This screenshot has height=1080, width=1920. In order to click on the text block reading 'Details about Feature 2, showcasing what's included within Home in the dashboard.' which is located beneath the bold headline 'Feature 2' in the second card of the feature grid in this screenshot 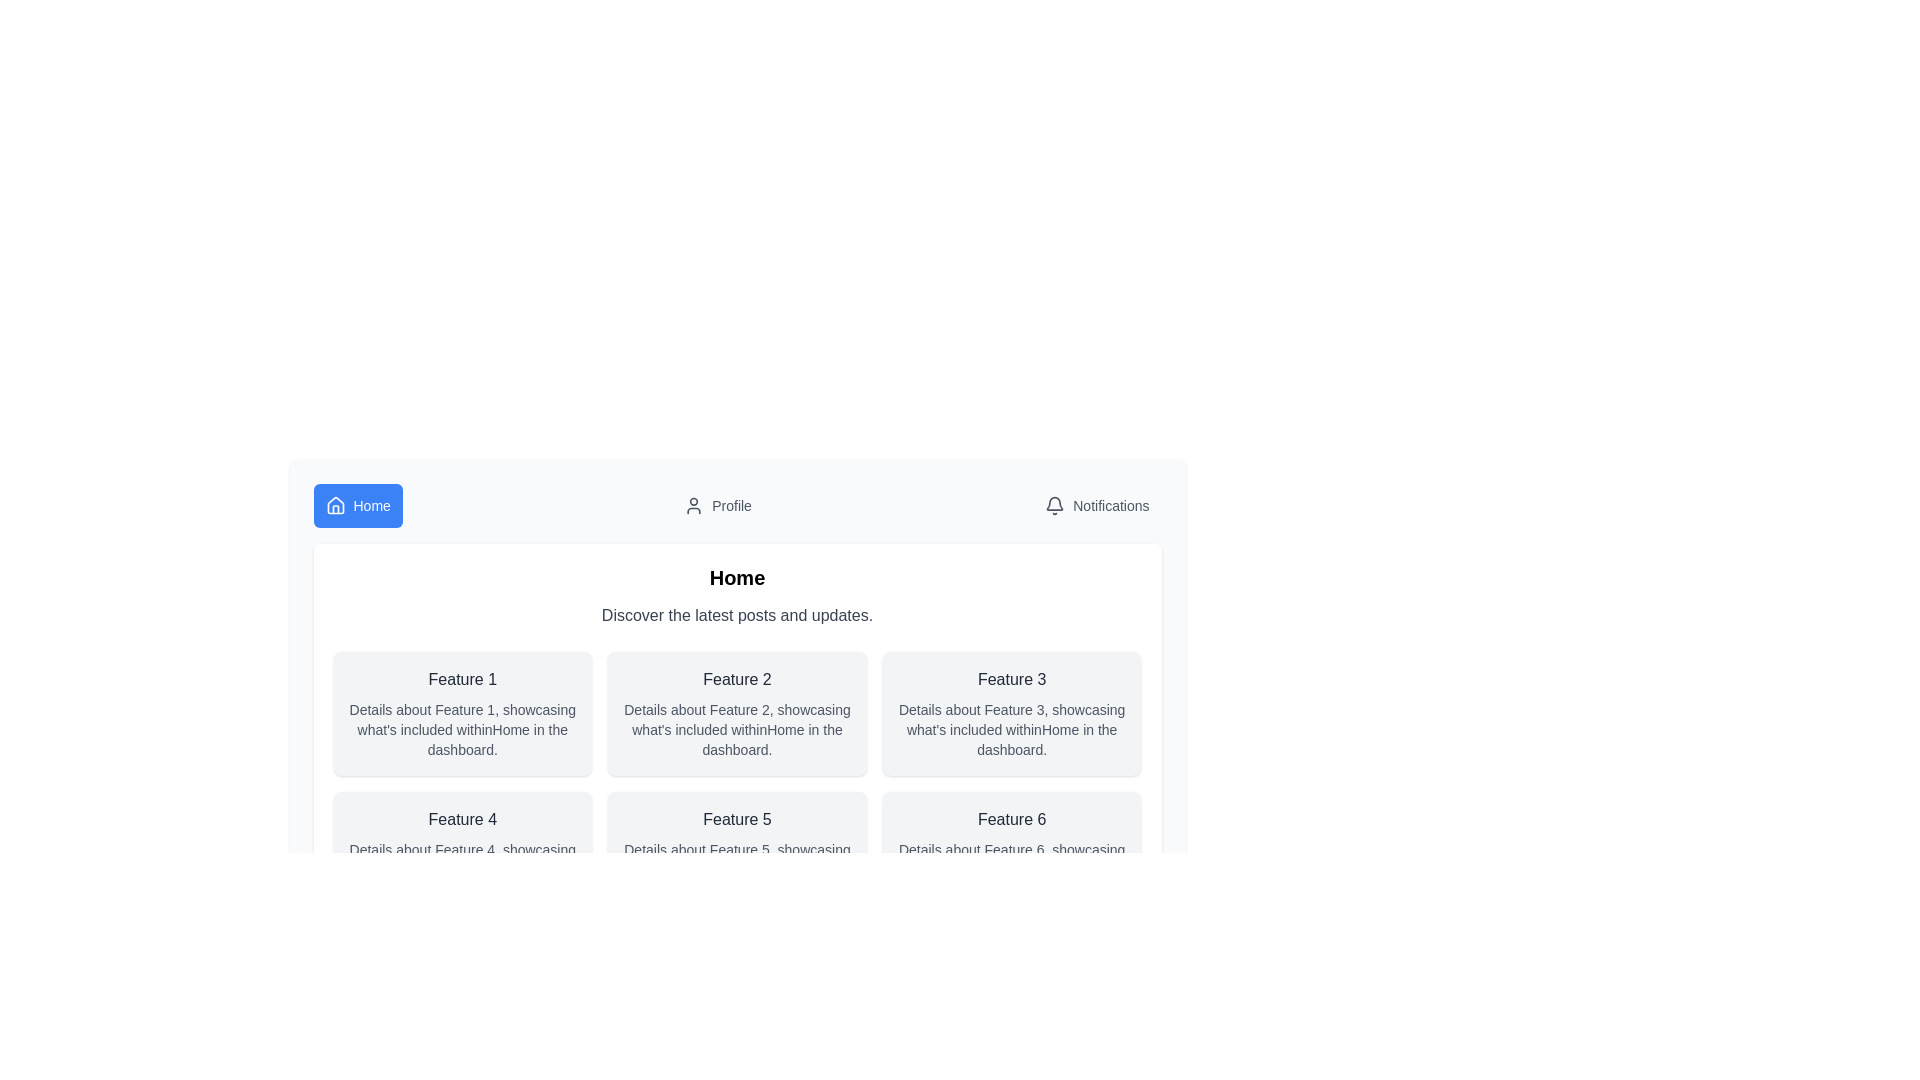, I will do `click(736, 729)`.